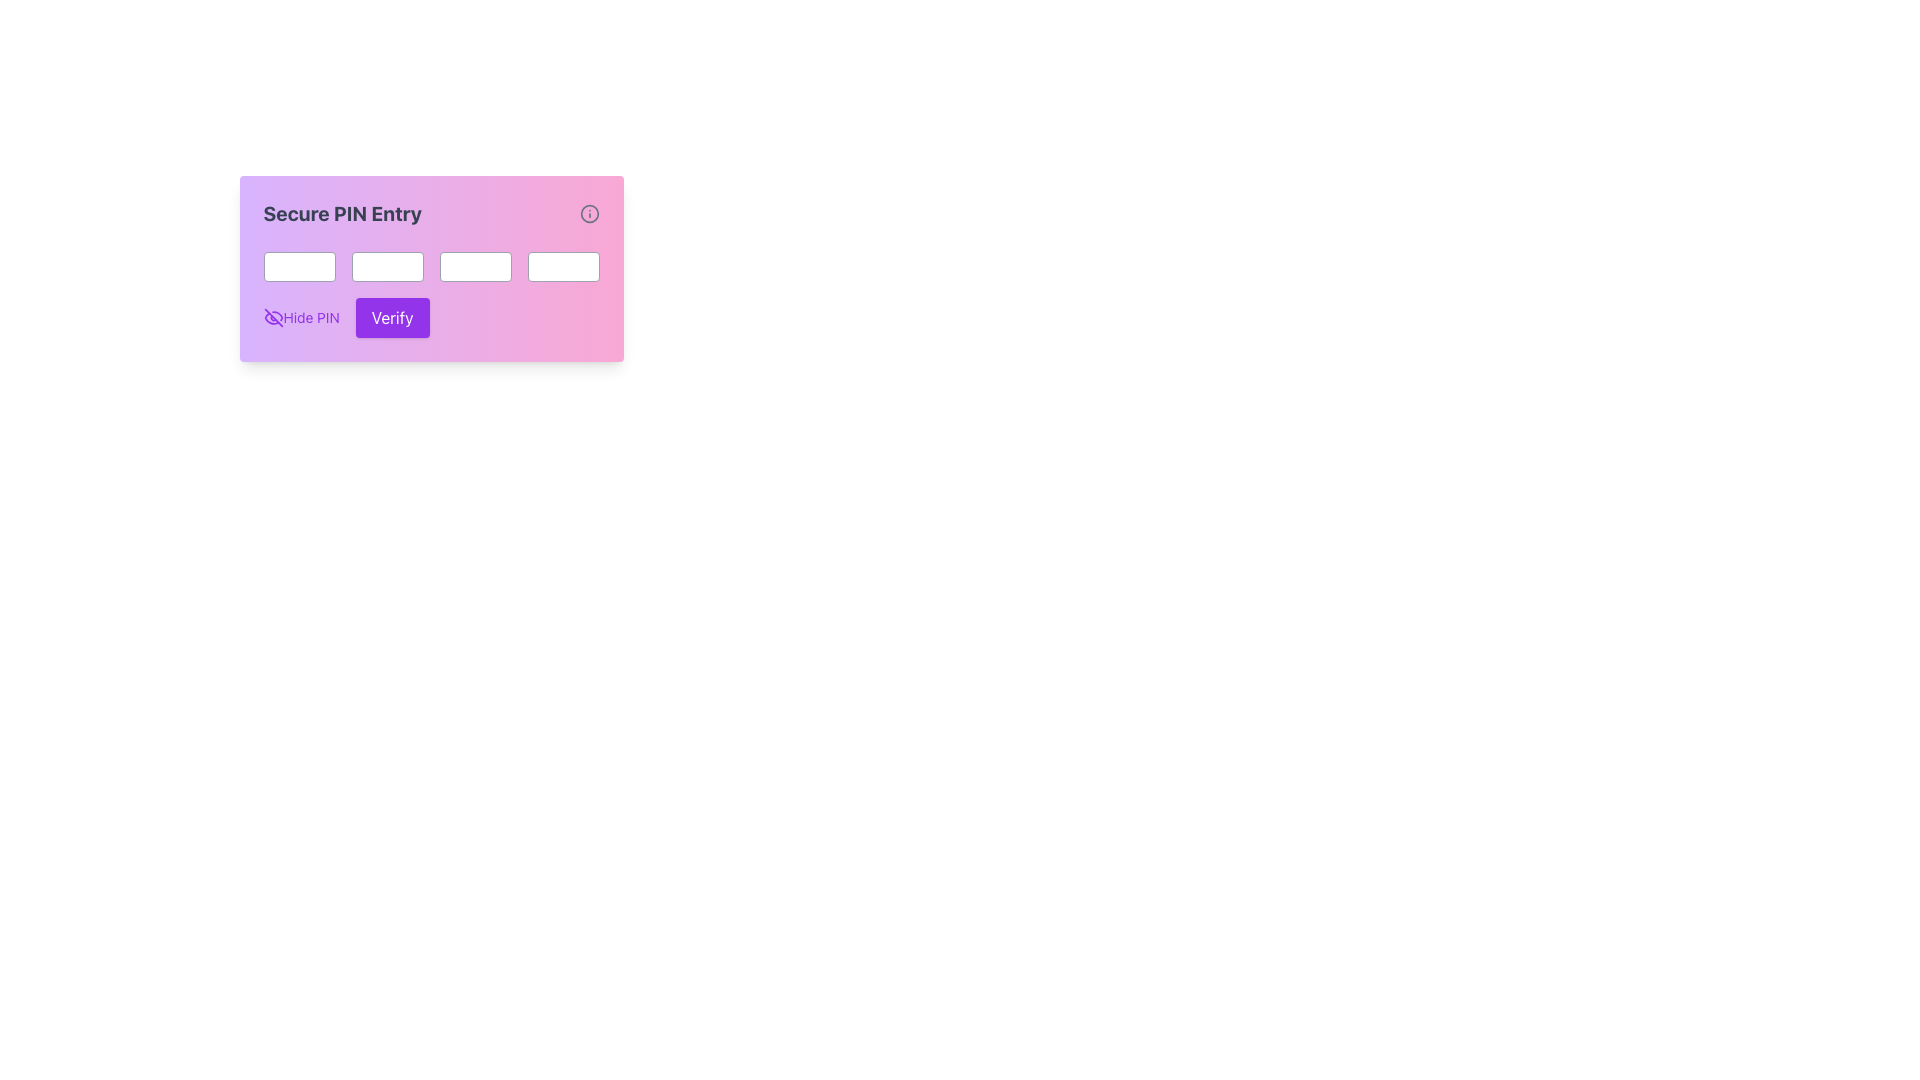 This screenshot has height=1080, width=1920. What do you see at coordinates (342, 213) in the screenshot?
I see `the bold text label that reads 'Secure PIN Entry', styled prominently on a gradient pink/purple background, located near the top-middle of the form layout` at bounding box center [342, 213].